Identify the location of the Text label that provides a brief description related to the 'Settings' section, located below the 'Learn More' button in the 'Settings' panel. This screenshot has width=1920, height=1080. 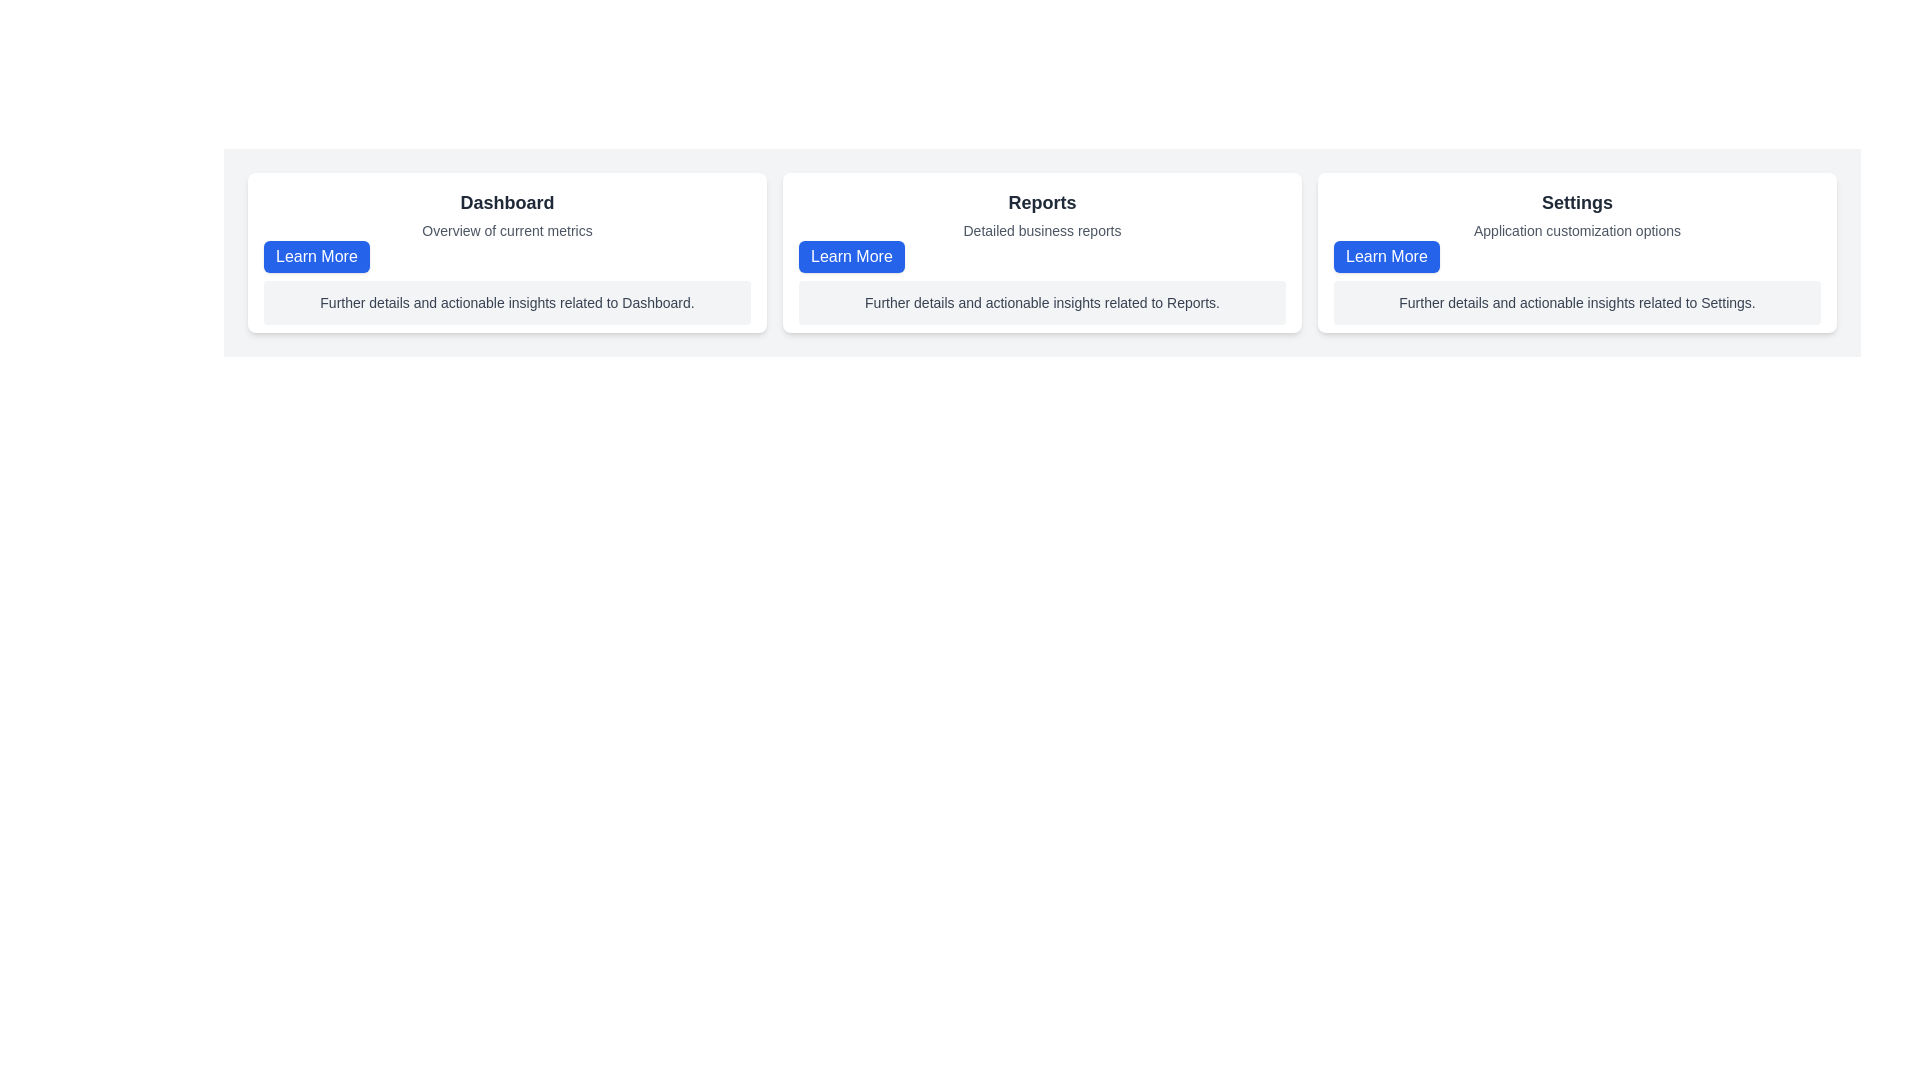
(1576, 303).